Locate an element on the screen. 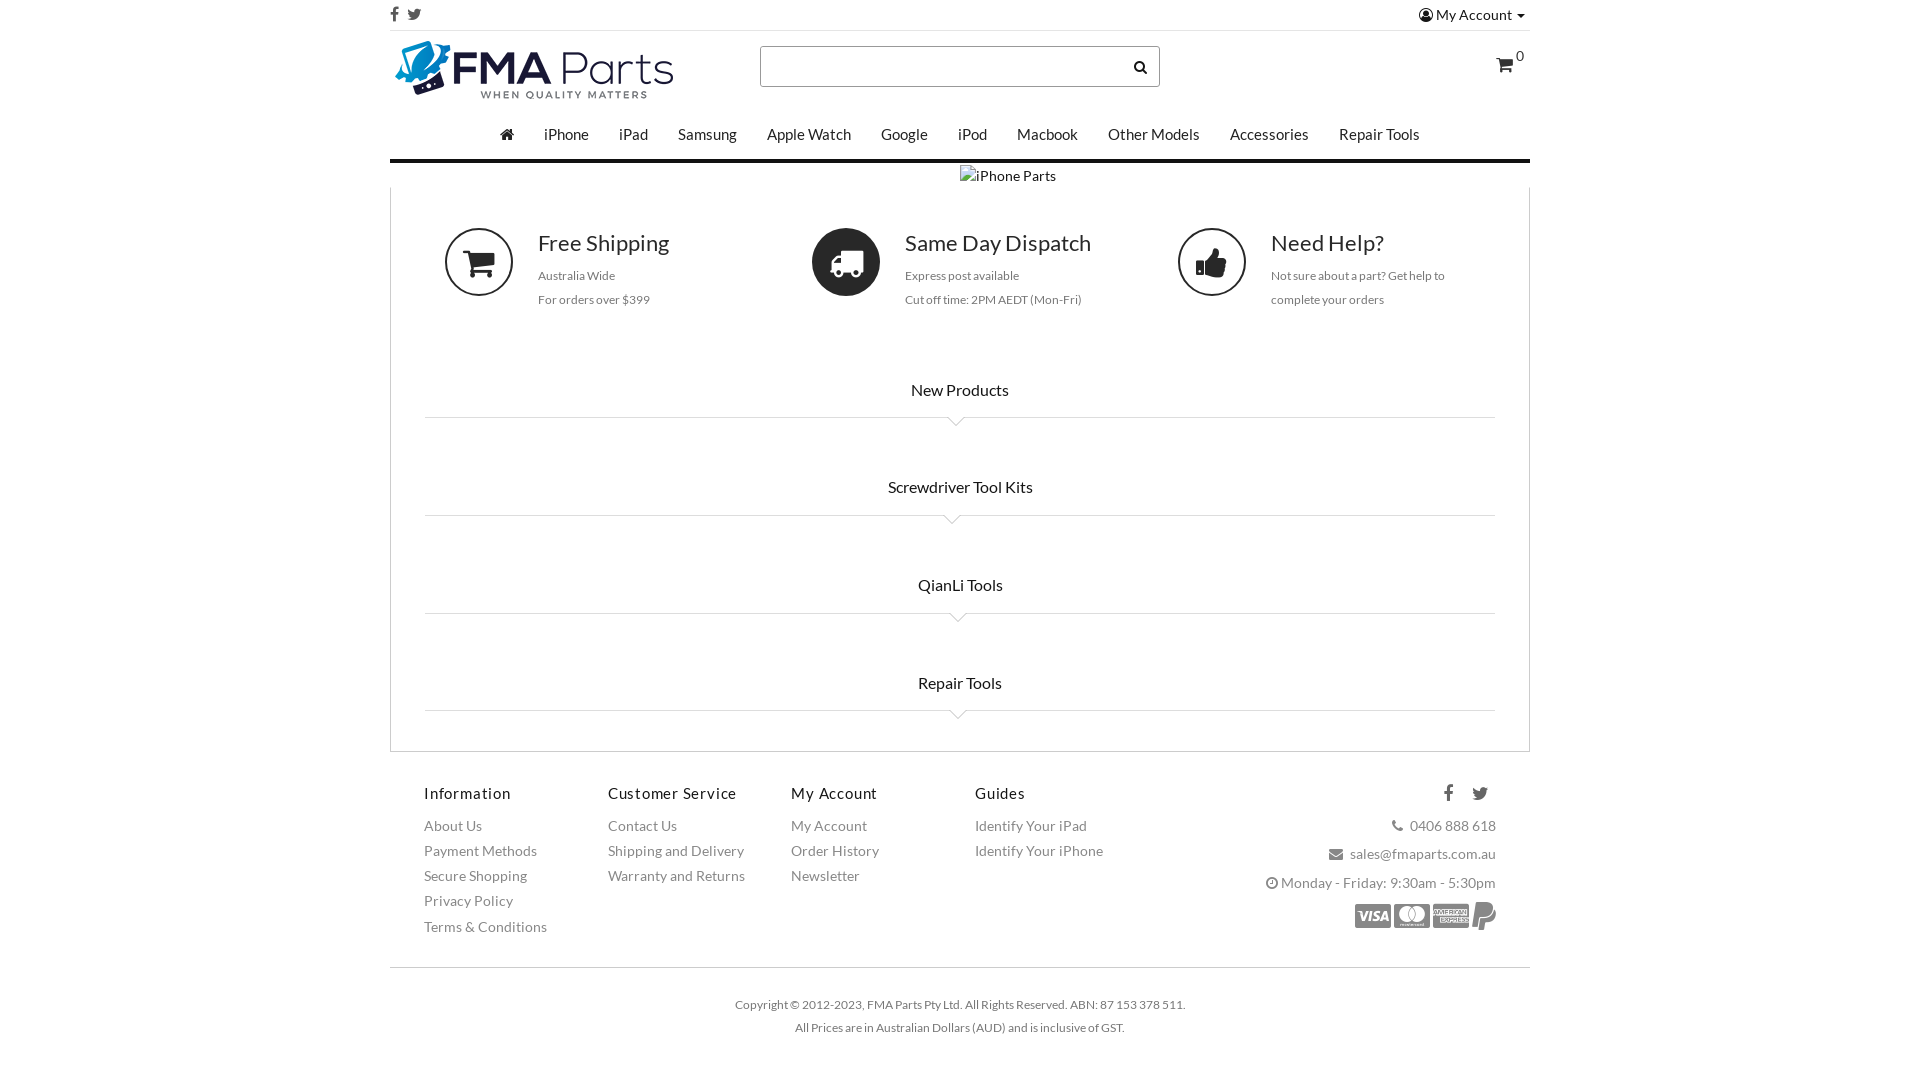 This screenshot has width=1920, height=1080. 'Privacy Policy' is located at coordinates (467, 900).